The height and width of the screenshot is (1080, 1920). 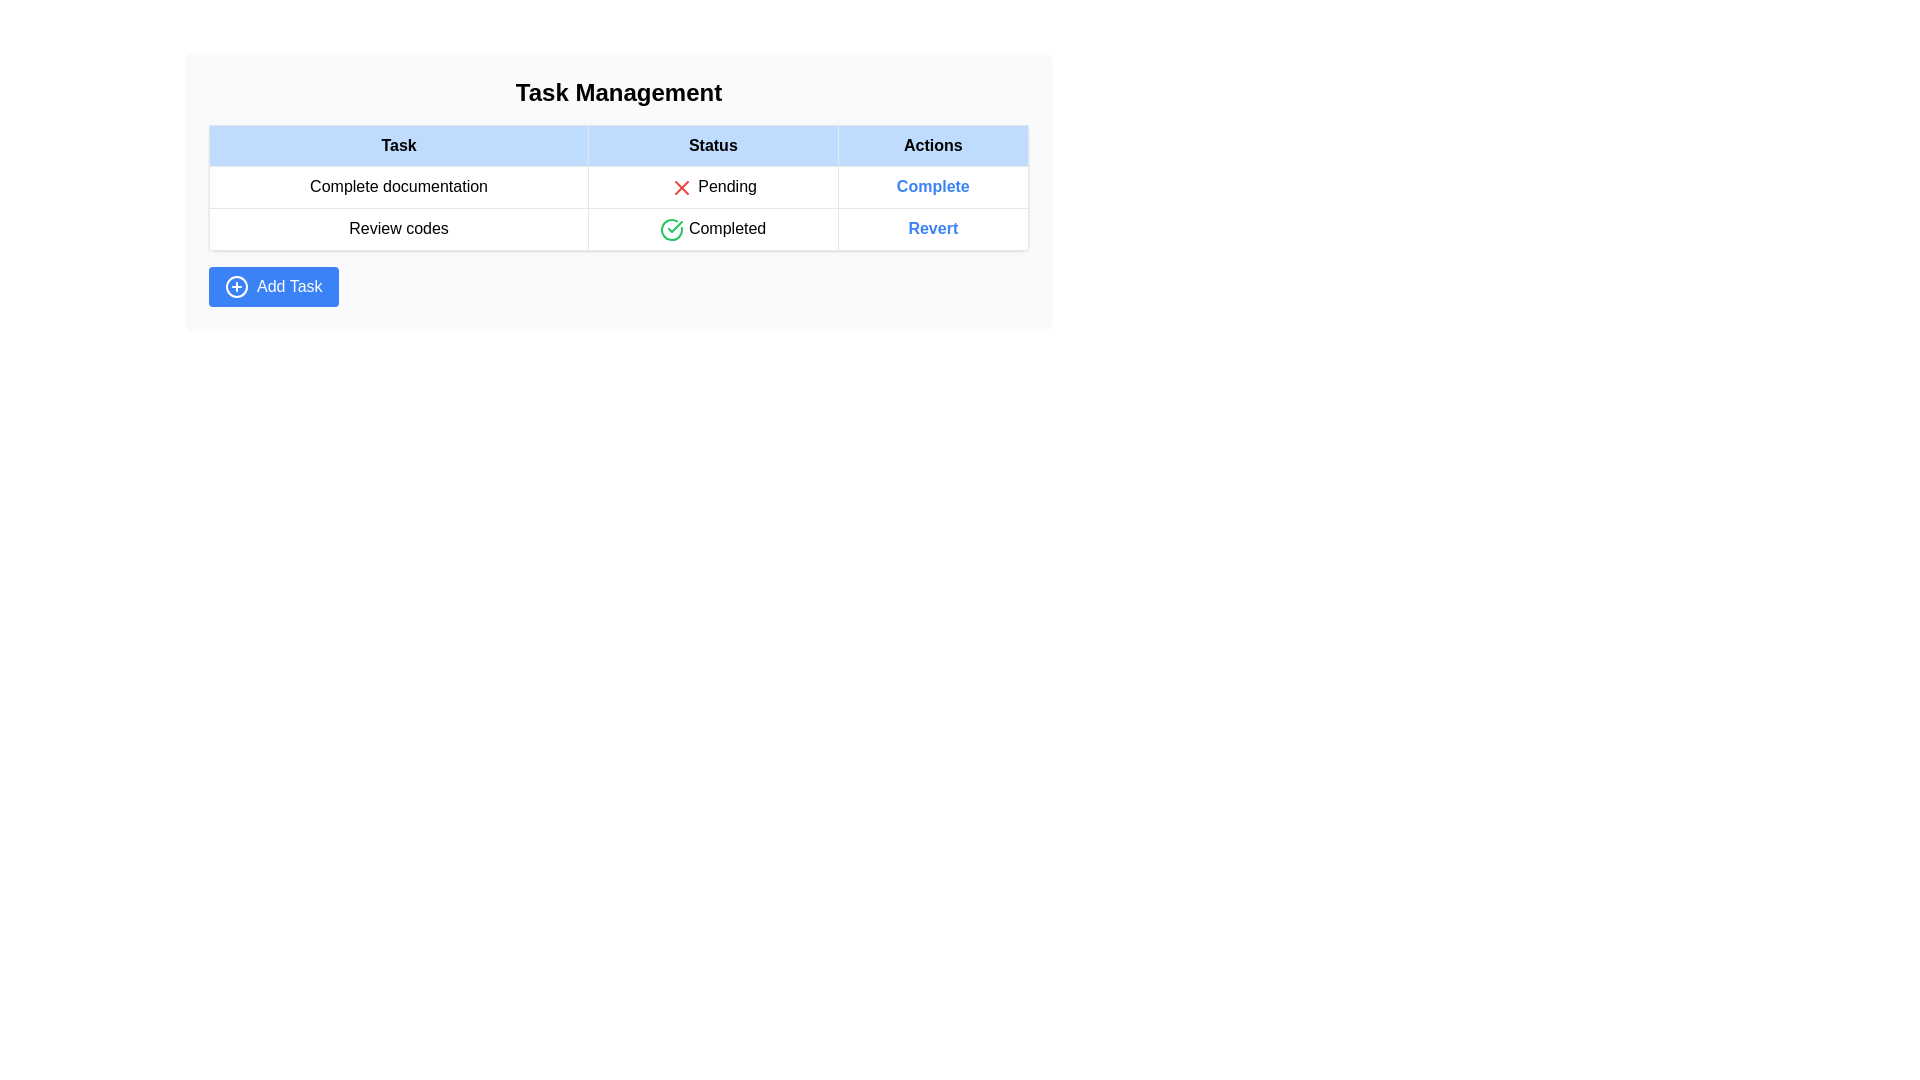 I want to click on the 'Revert' hyperlink in the Actions column of the task management table associated with the task 'Review codes' to initiate the revert action, so click(x=932, y=228).